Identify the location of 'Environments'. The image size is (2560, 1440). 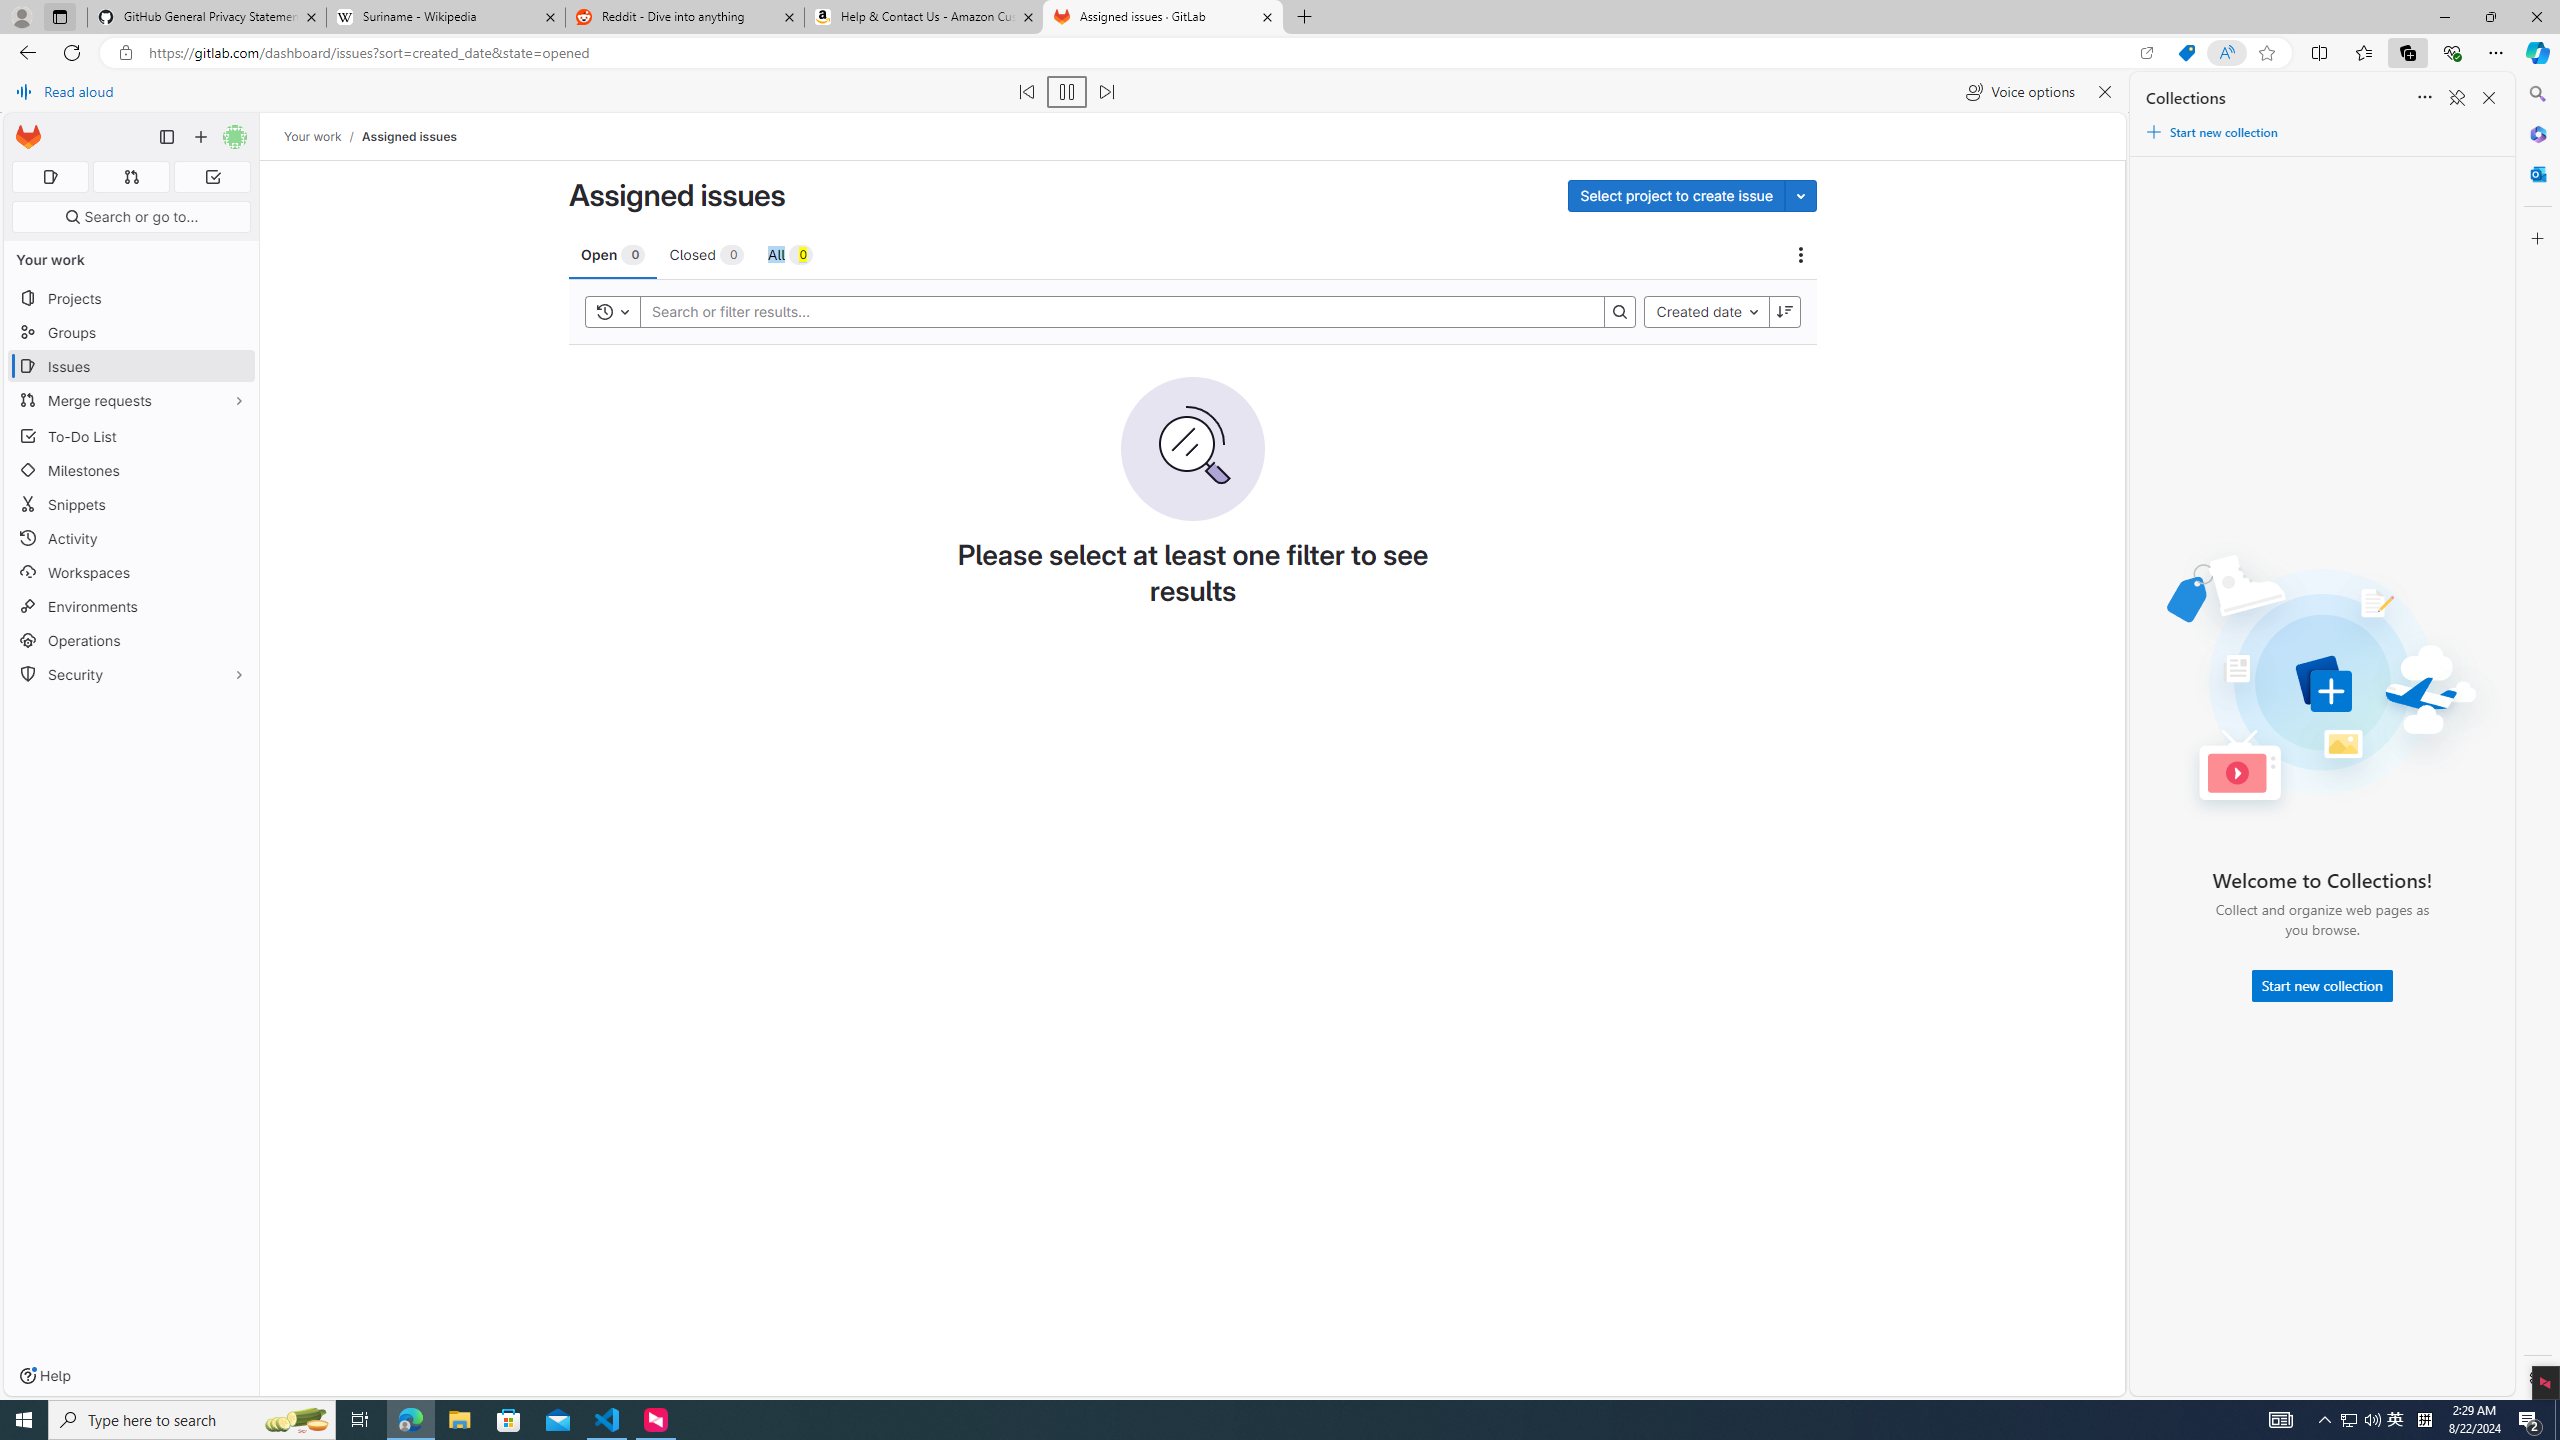
(130, 605).